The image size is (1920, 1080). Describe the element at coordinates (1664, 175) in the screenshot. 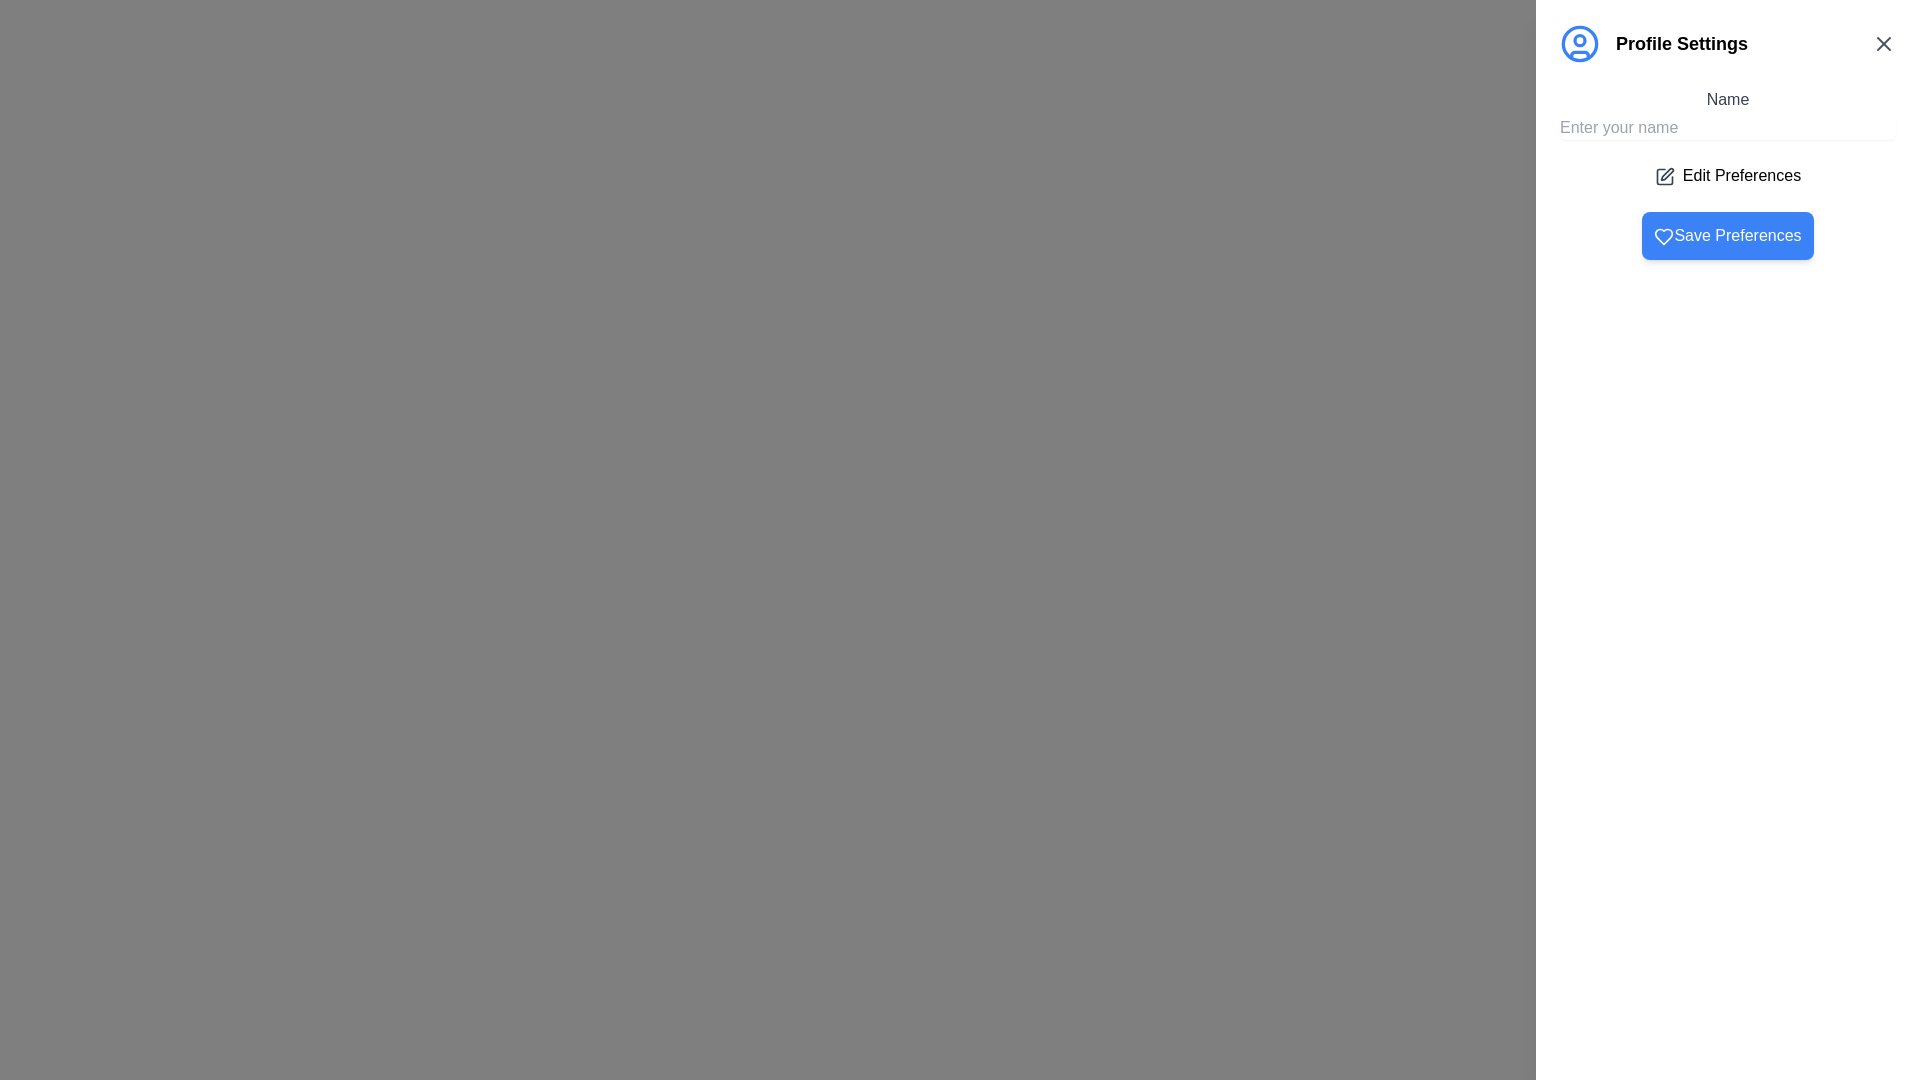

I see `the icon located to the left of the 'Edit Preferences' text in the upper right section` at that location.